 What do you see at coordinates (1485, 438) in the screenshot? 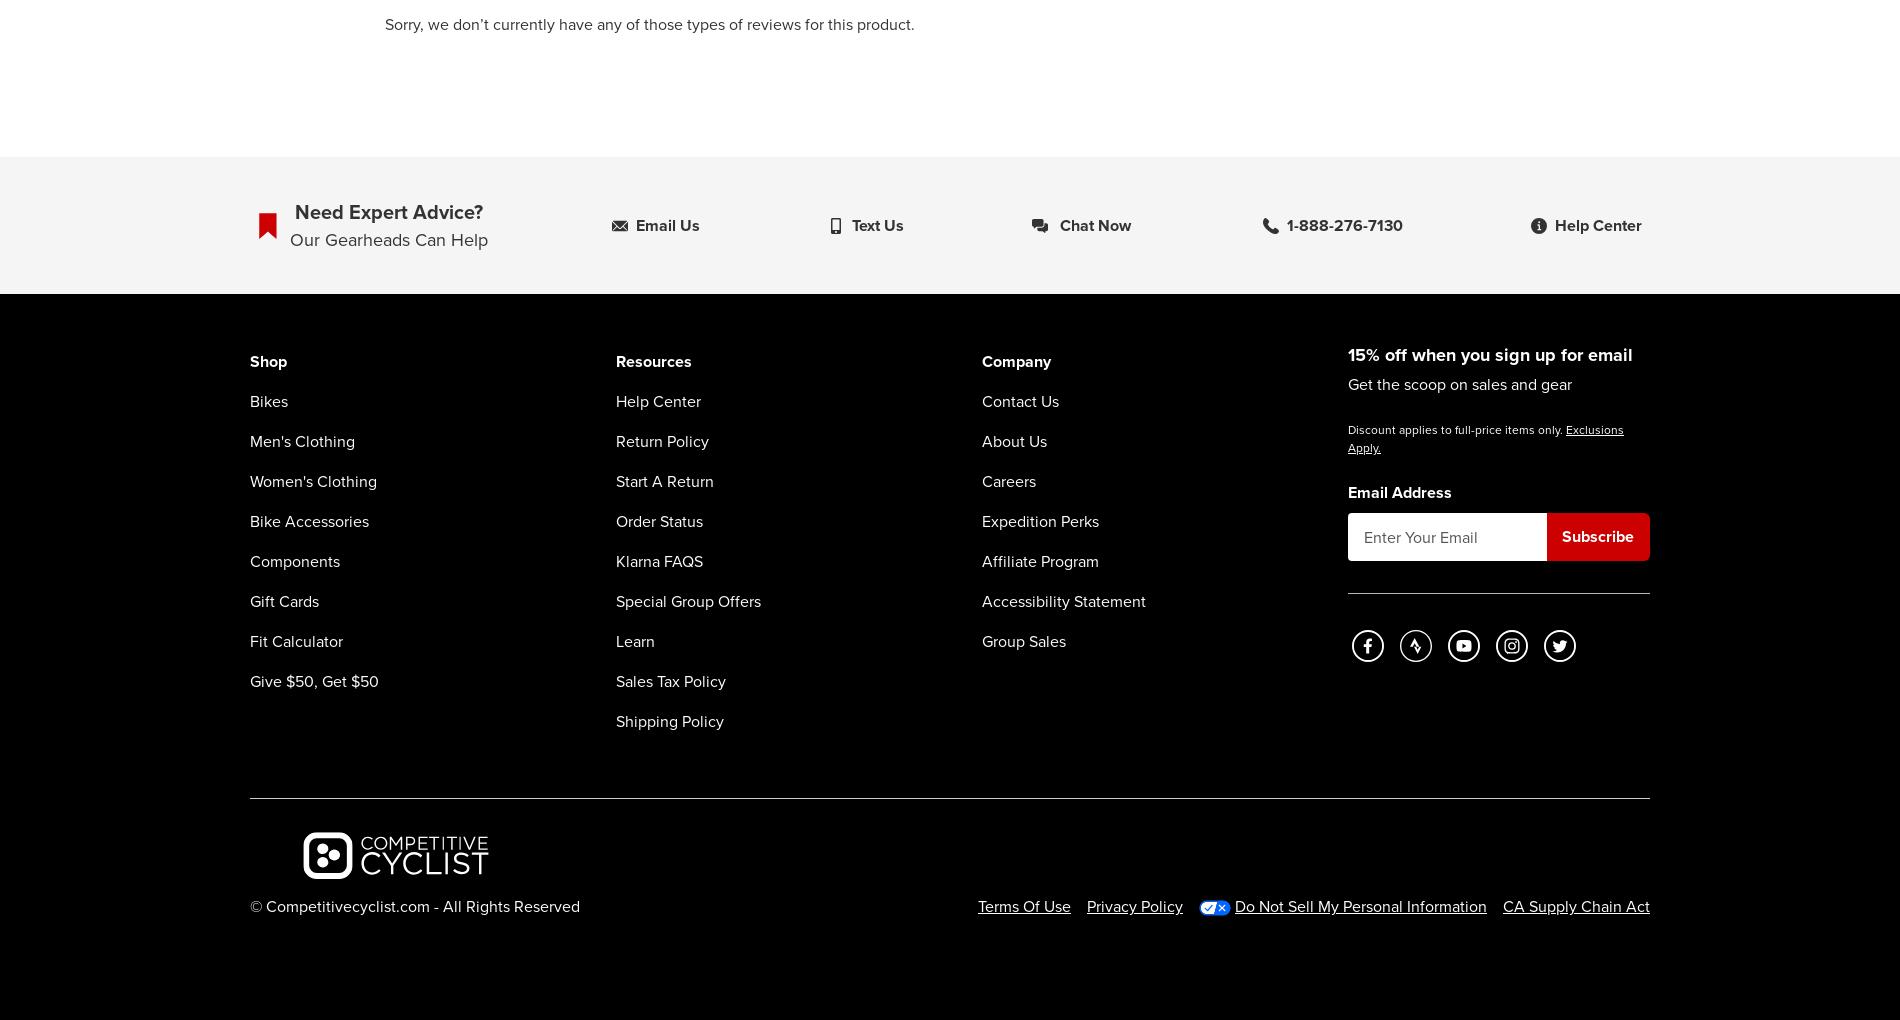
I see `'Exclusions Apply.'` at bounding box center [1485, 438].